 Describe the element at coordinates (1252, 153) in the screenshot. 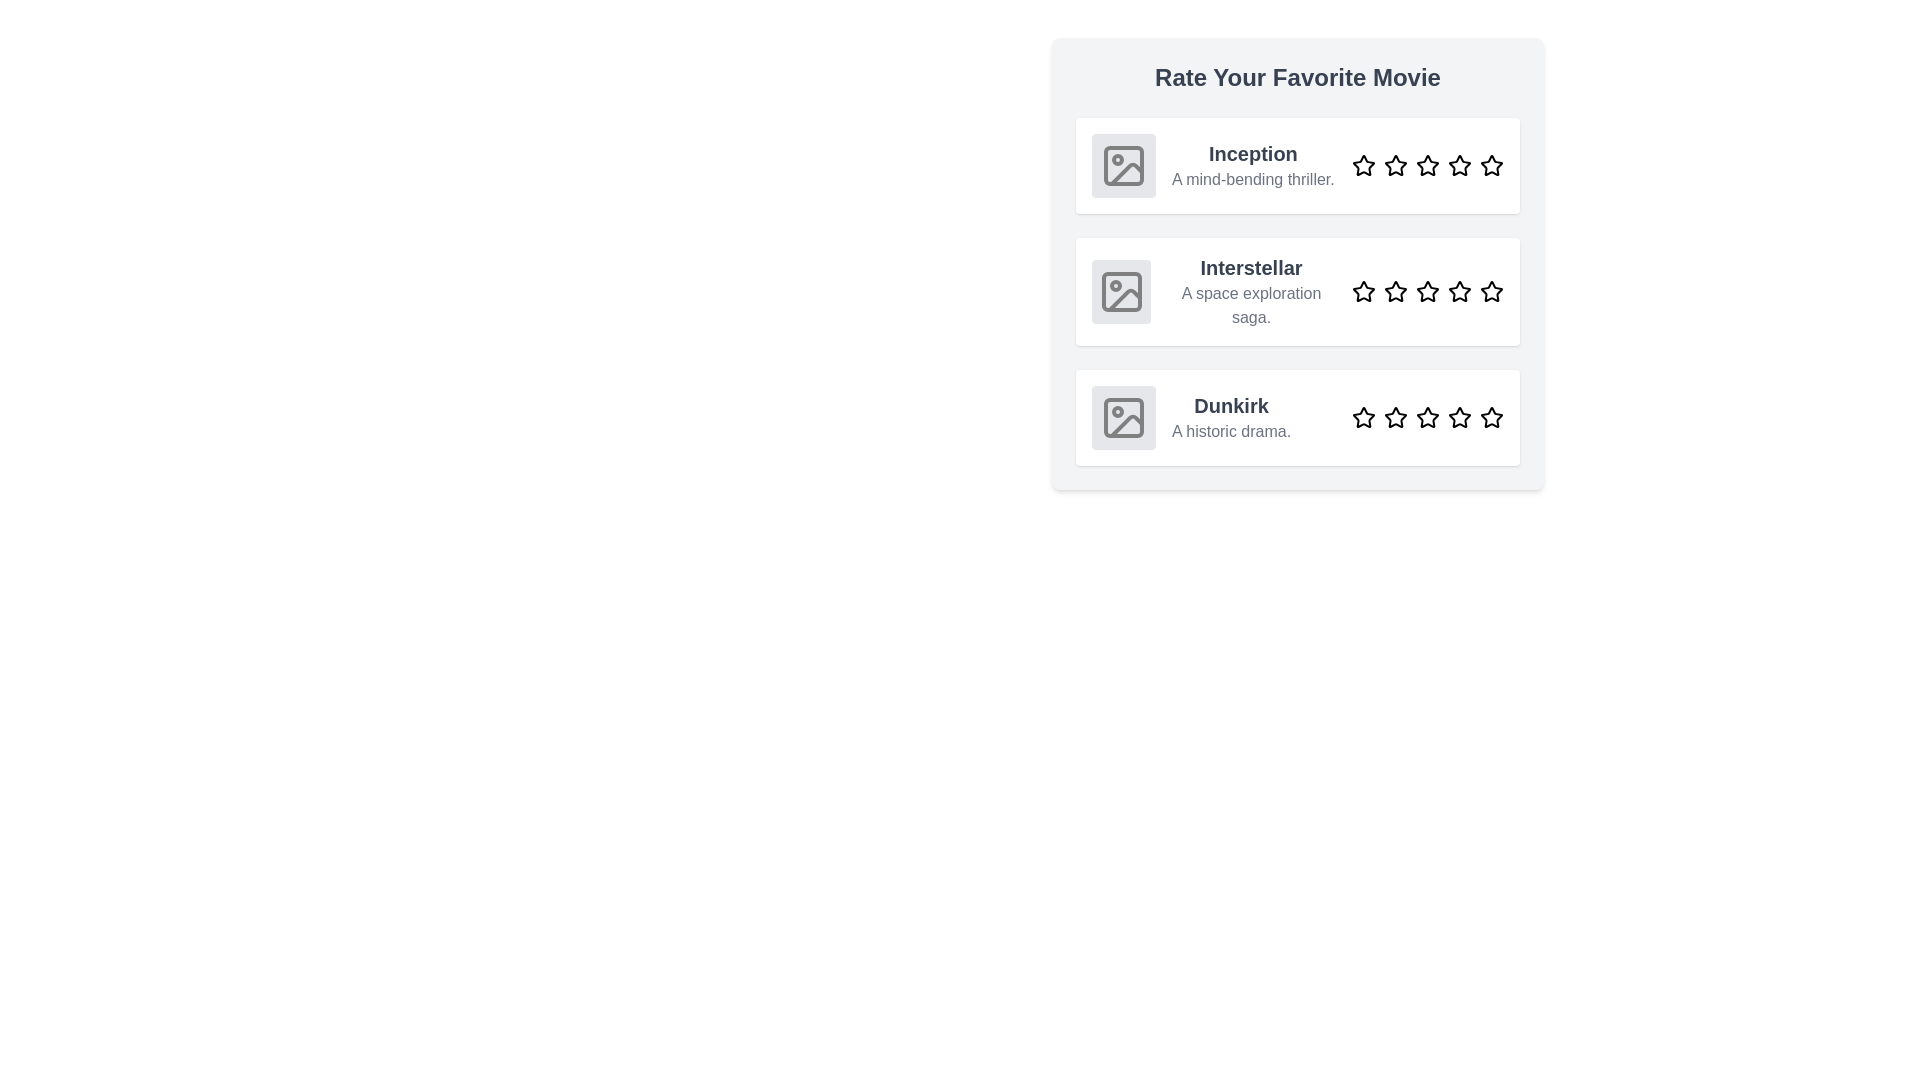

I see `the title label of the movie, located at the top of the movie list, which indicates the name of the movie` at that location.